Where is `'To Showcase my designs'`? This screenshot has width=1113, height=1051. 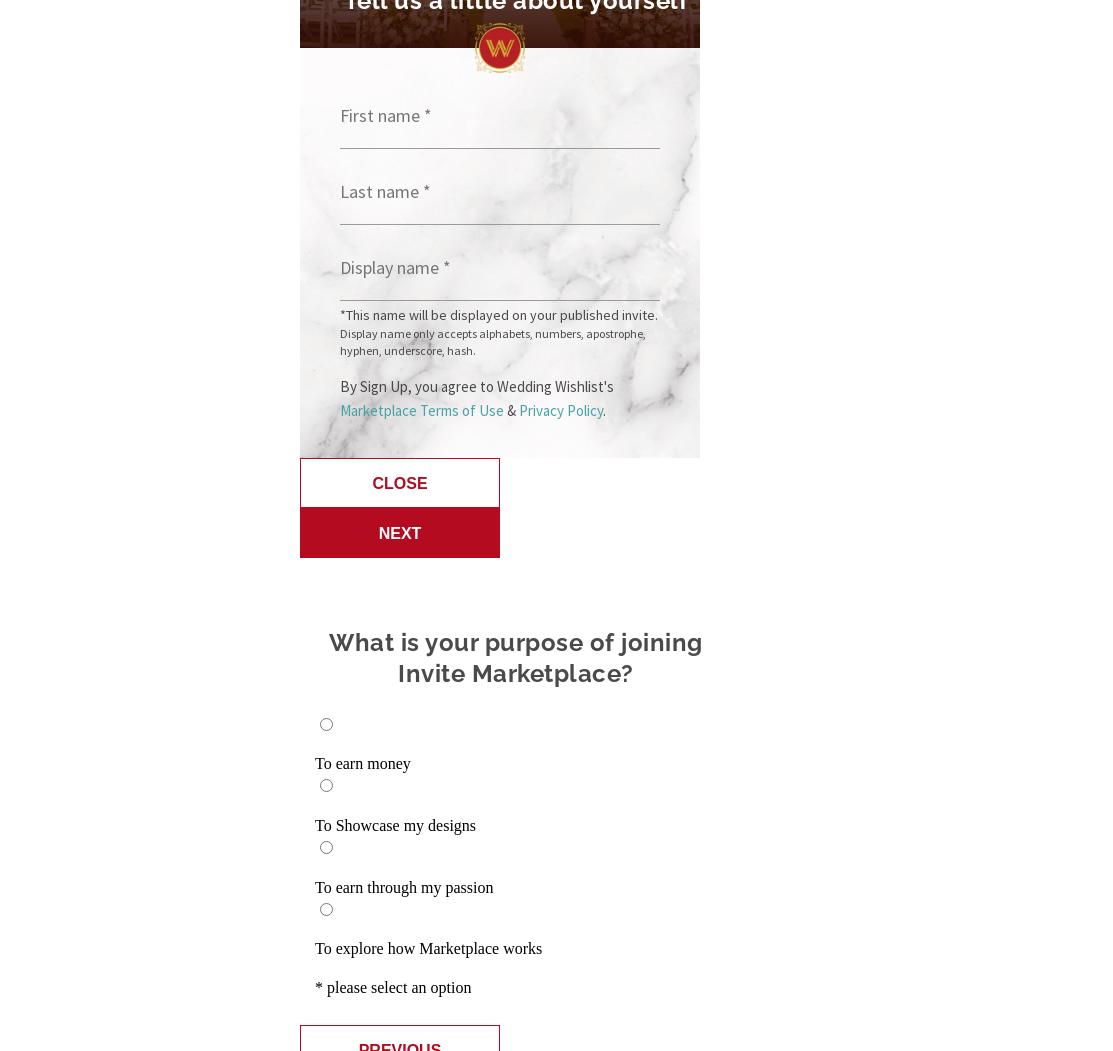
'To Showcase my designs' is located at coordinates (395, 825).